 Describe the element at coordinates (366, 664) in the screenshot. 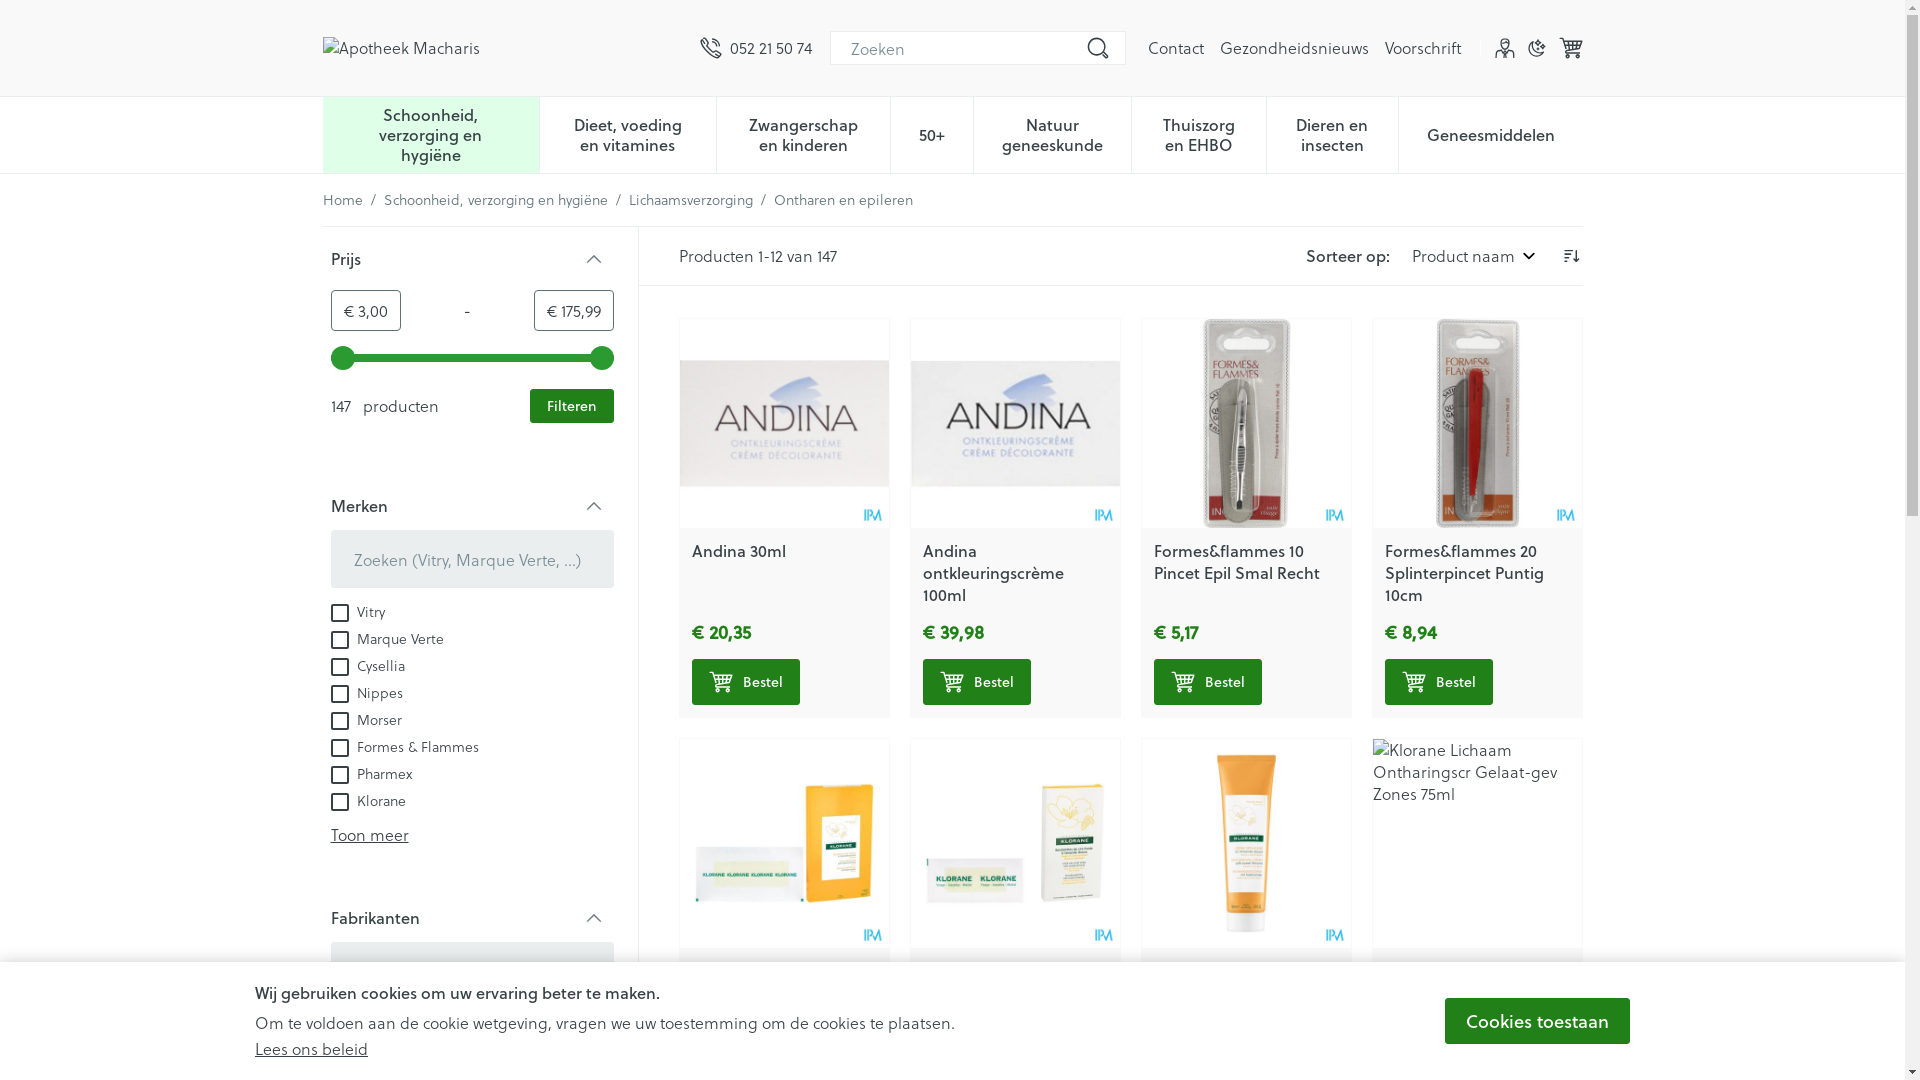

I see `'Cysellia'` at that location.